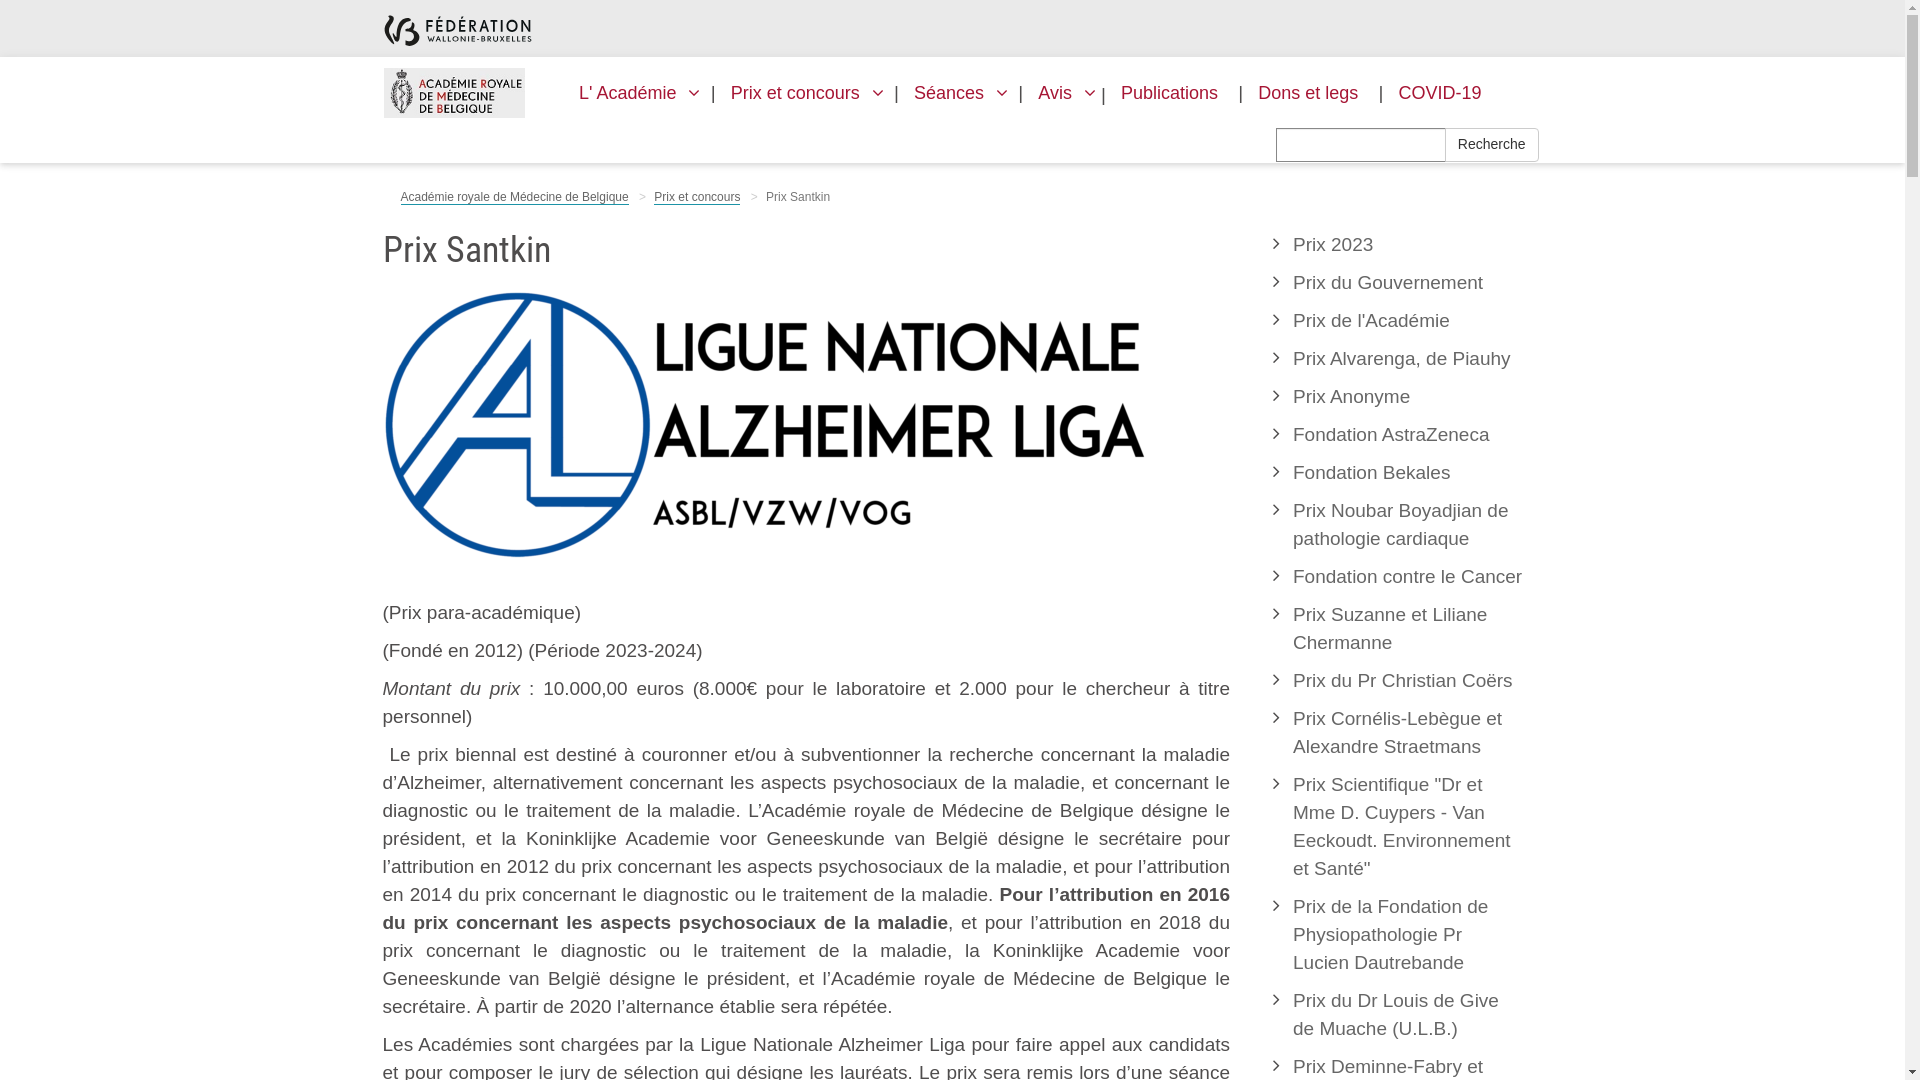  I want to click on 'Prix du Gouvernement', so click(1406, 282).